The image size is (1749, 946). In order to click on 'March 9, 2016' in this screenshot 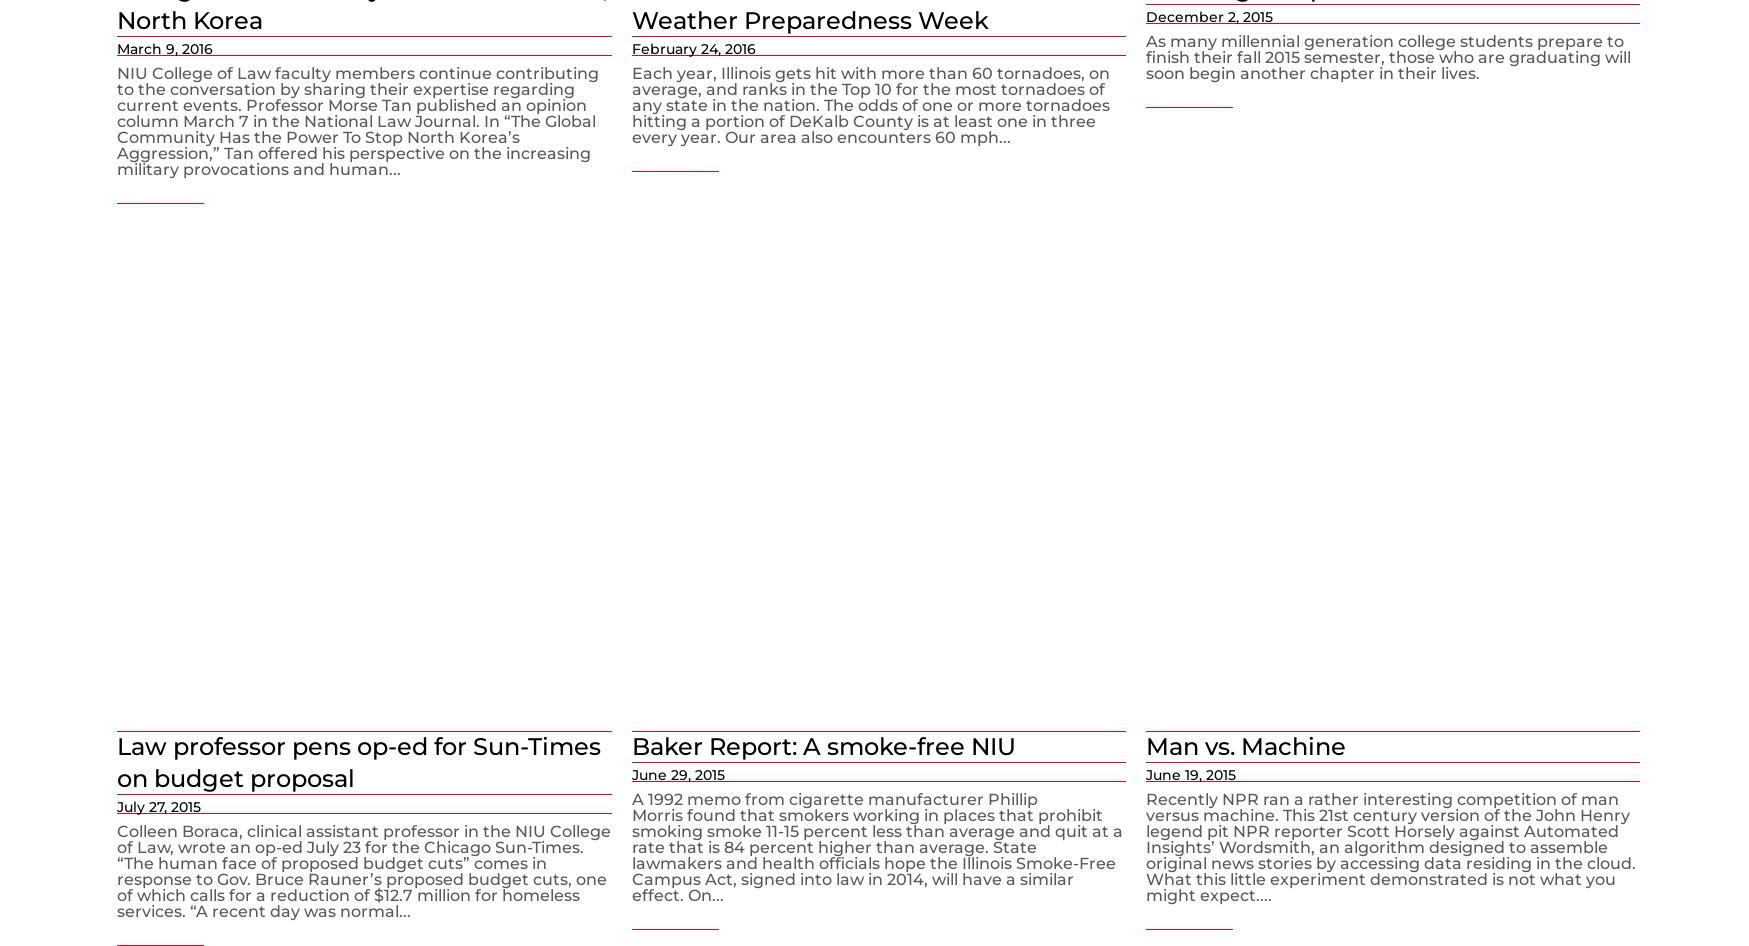, I will do `click(117, 47)`.